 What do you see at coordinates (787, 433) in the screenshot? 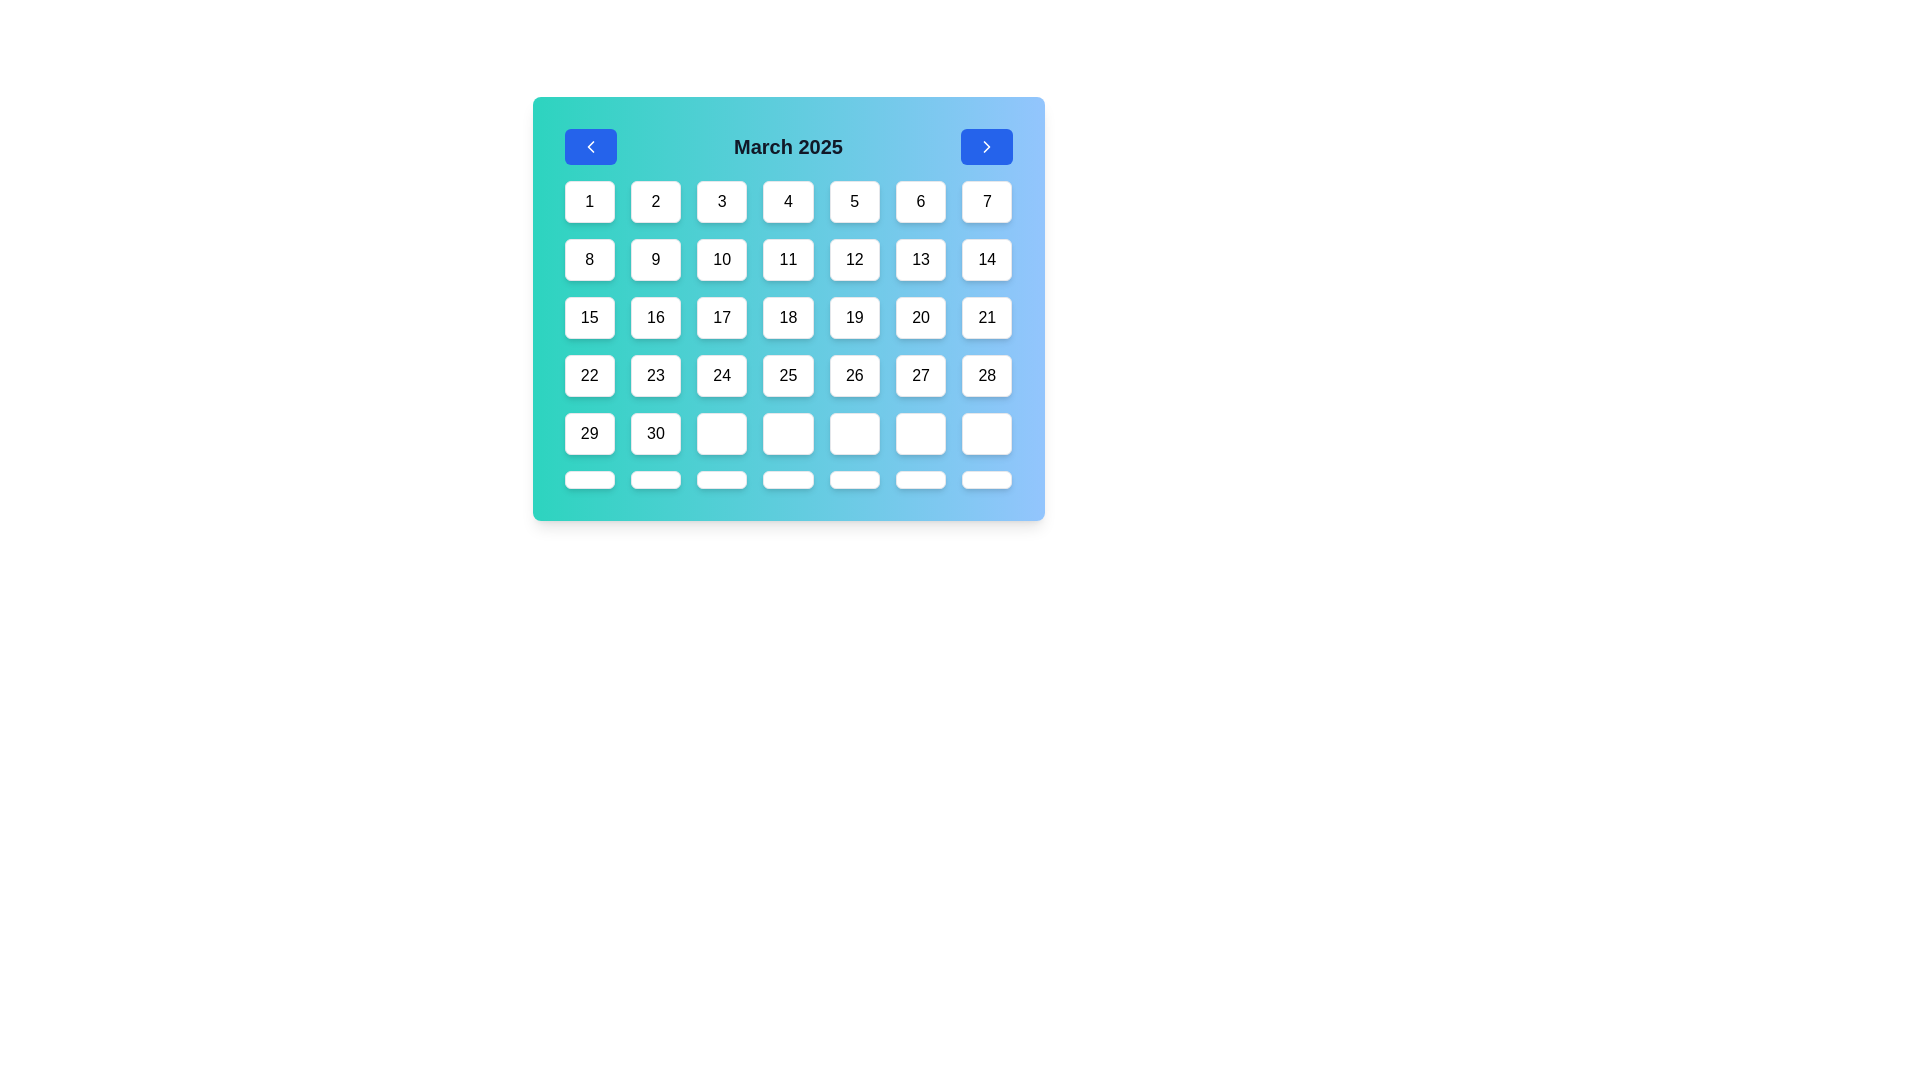
I see `the fourth button in the last row of the calendar grid` at bounding box center [787, 433].